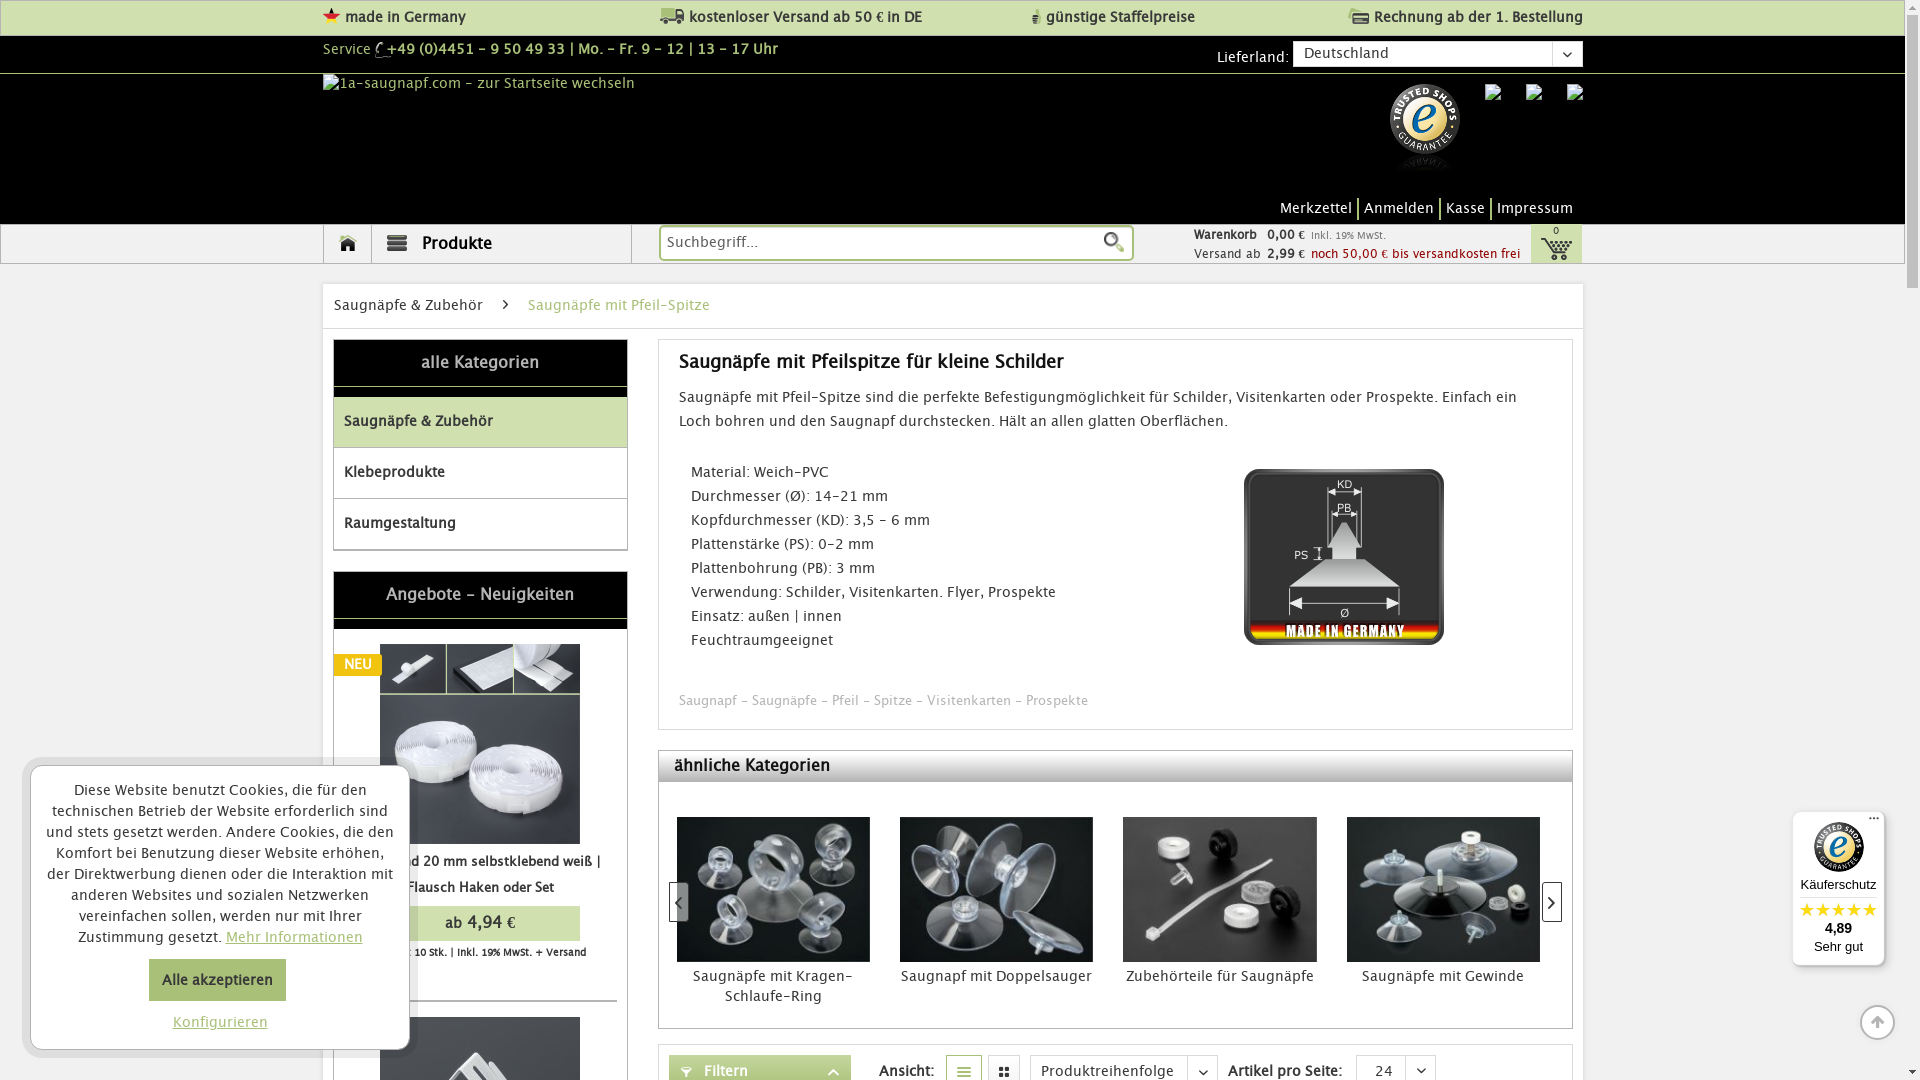 This screenshot has height=1080, width=1920. What do you see at coordinates (347, 242) in the screenshot?
I see `'Home'` at bounding box center [347, 242].